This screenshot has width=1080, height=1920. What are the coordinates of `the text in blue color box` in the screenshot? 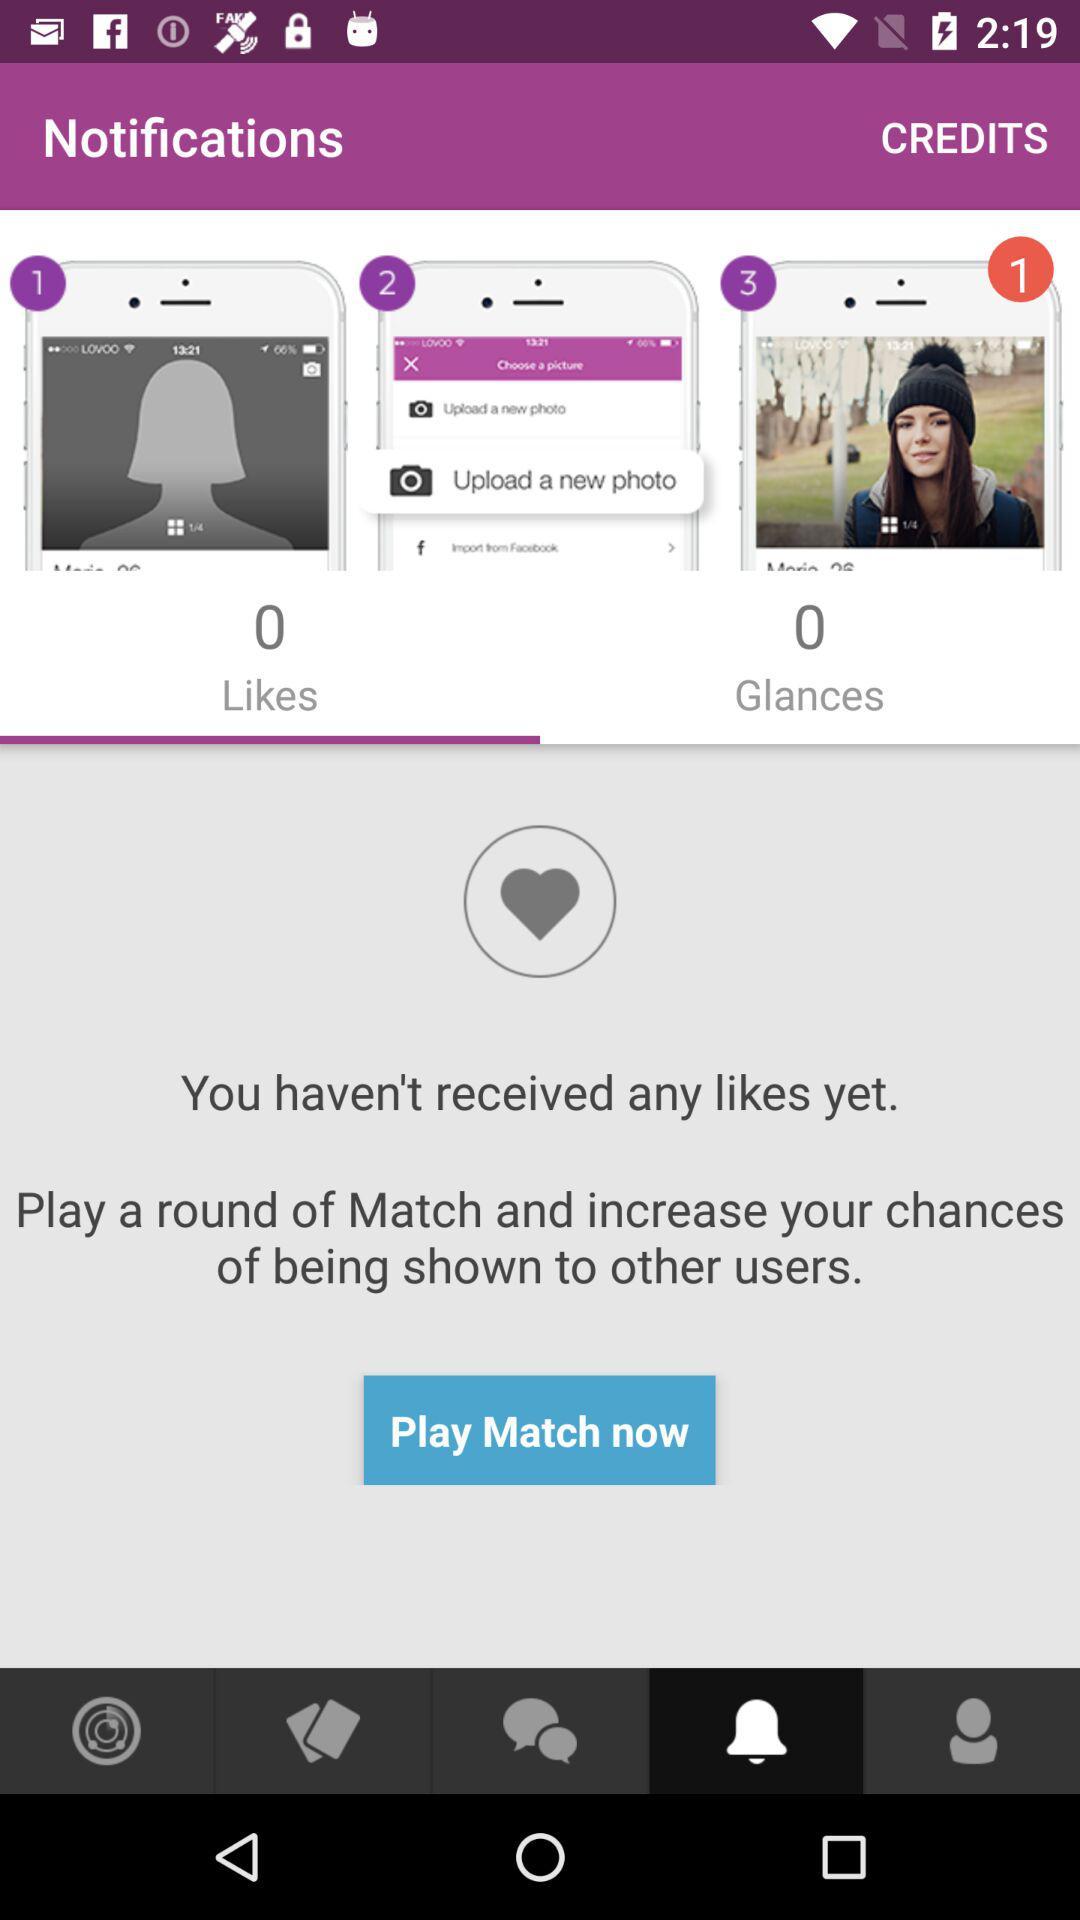 It's located at (540, 1429).